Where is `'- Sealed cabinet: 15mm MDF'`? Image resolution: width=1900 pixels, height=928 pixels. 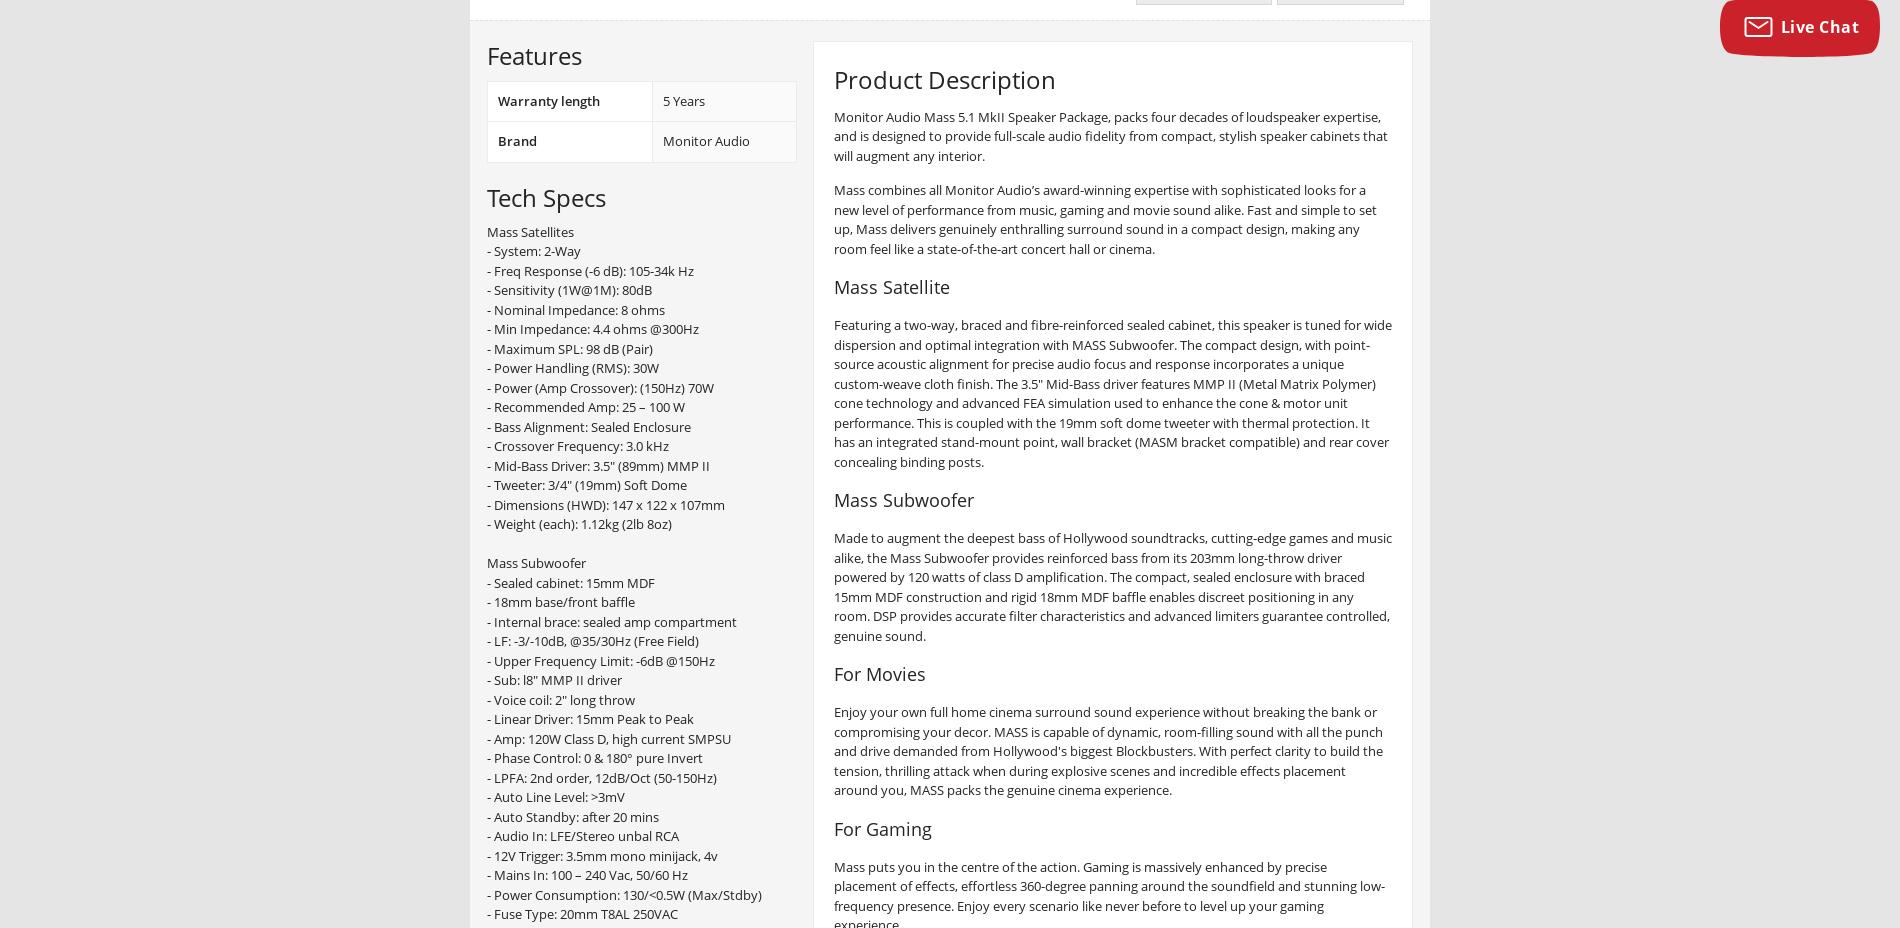
'- Sealed cabinet: 15mm MDF' is located at coordinates (486, 582).